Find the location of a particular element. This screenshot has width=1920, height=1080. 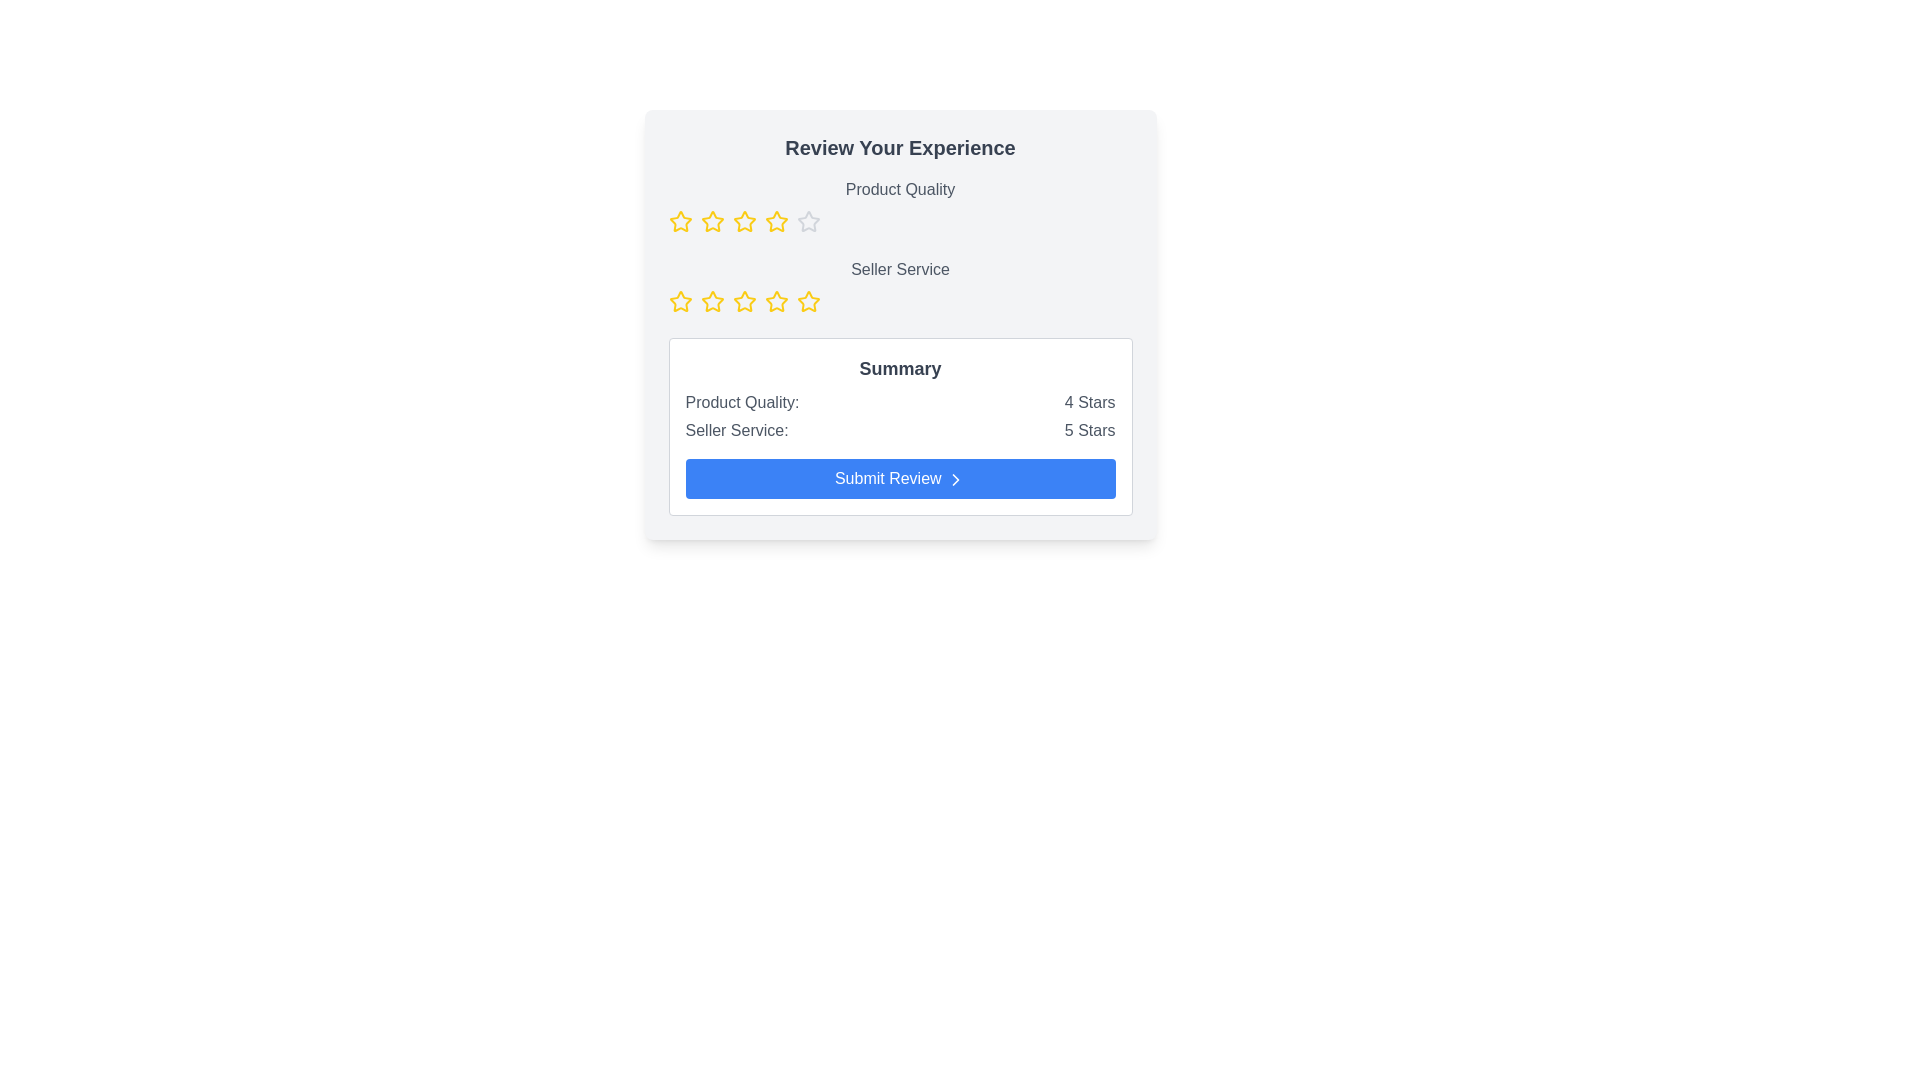

the text label displaying 'Seller Service:' in light gray text, which is positioned in the summary section below the rating stars and above the blue 'Submit Review' button is located at coordinates (736, 430).